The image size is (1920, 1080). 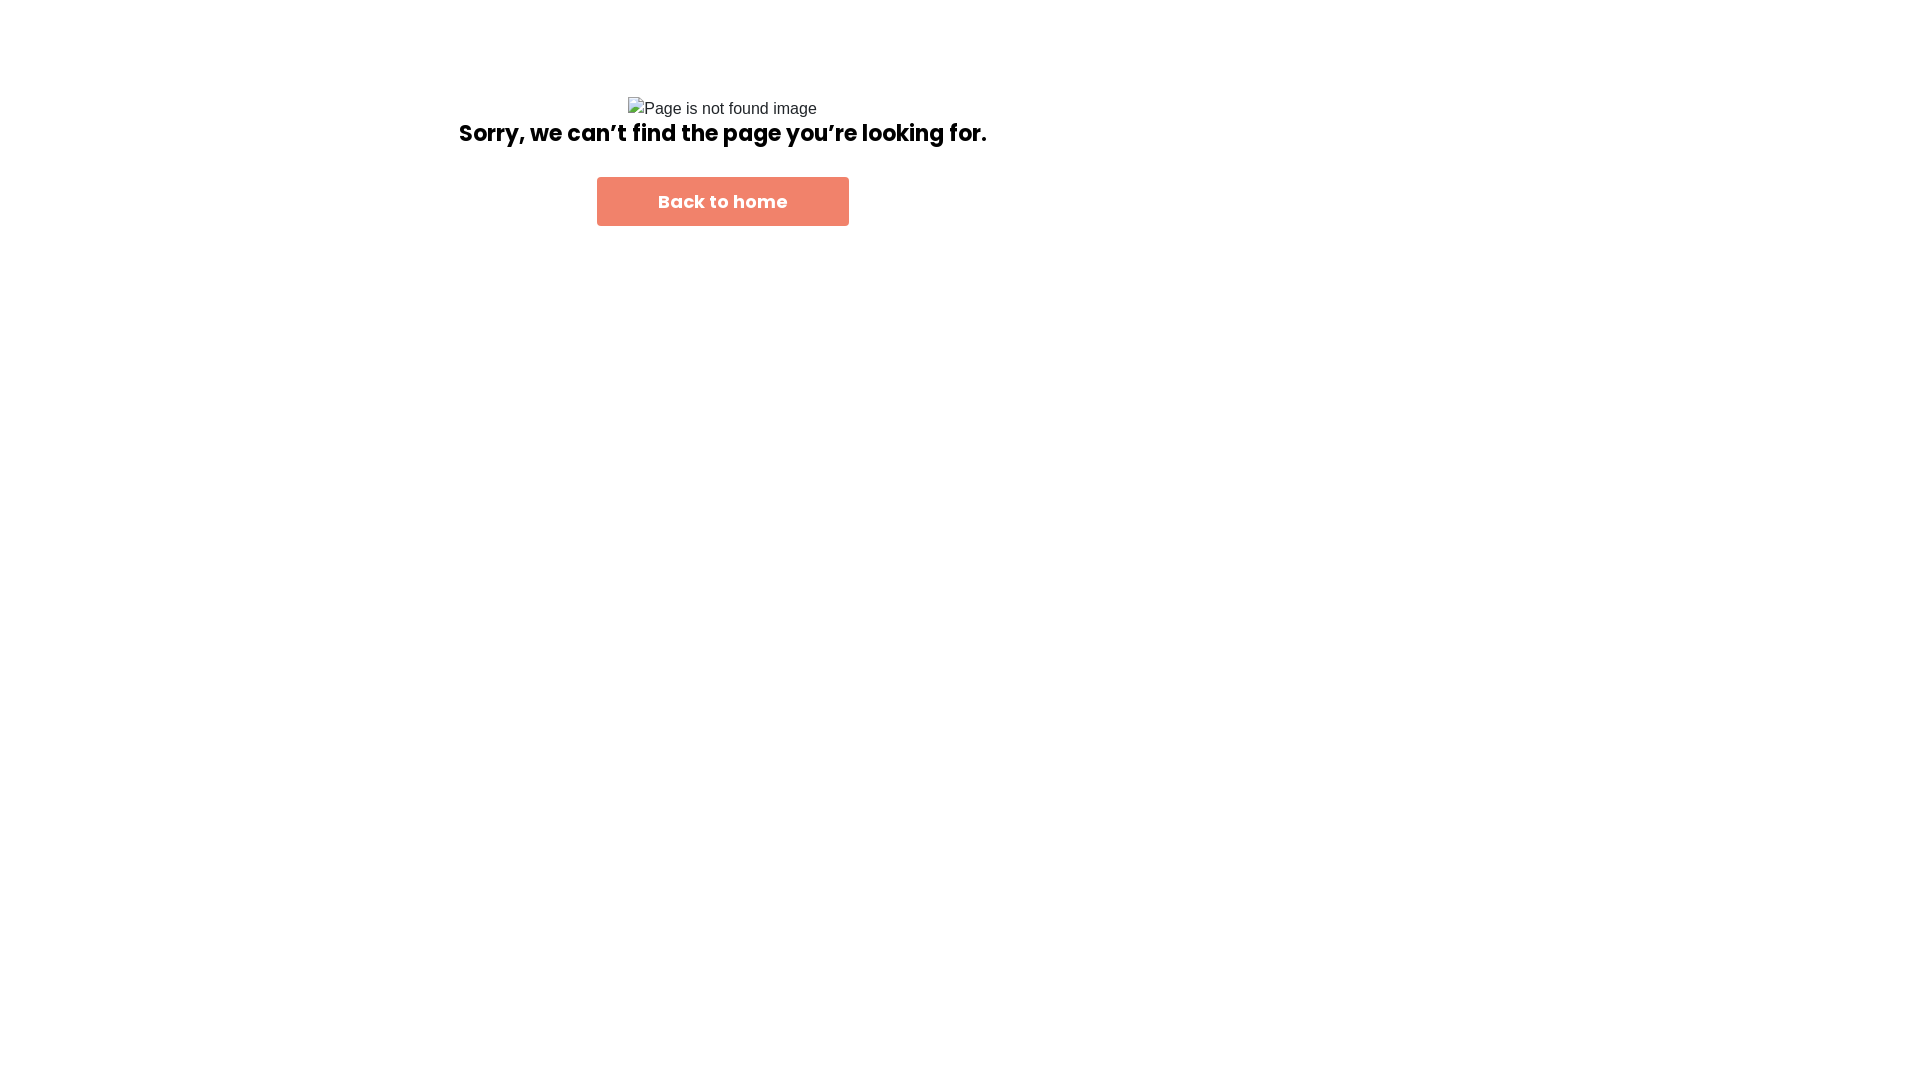 What do you see at coordinates (720, 200) in the screenshot?
I see `'Back to home'` at bounding box center [720, 200].